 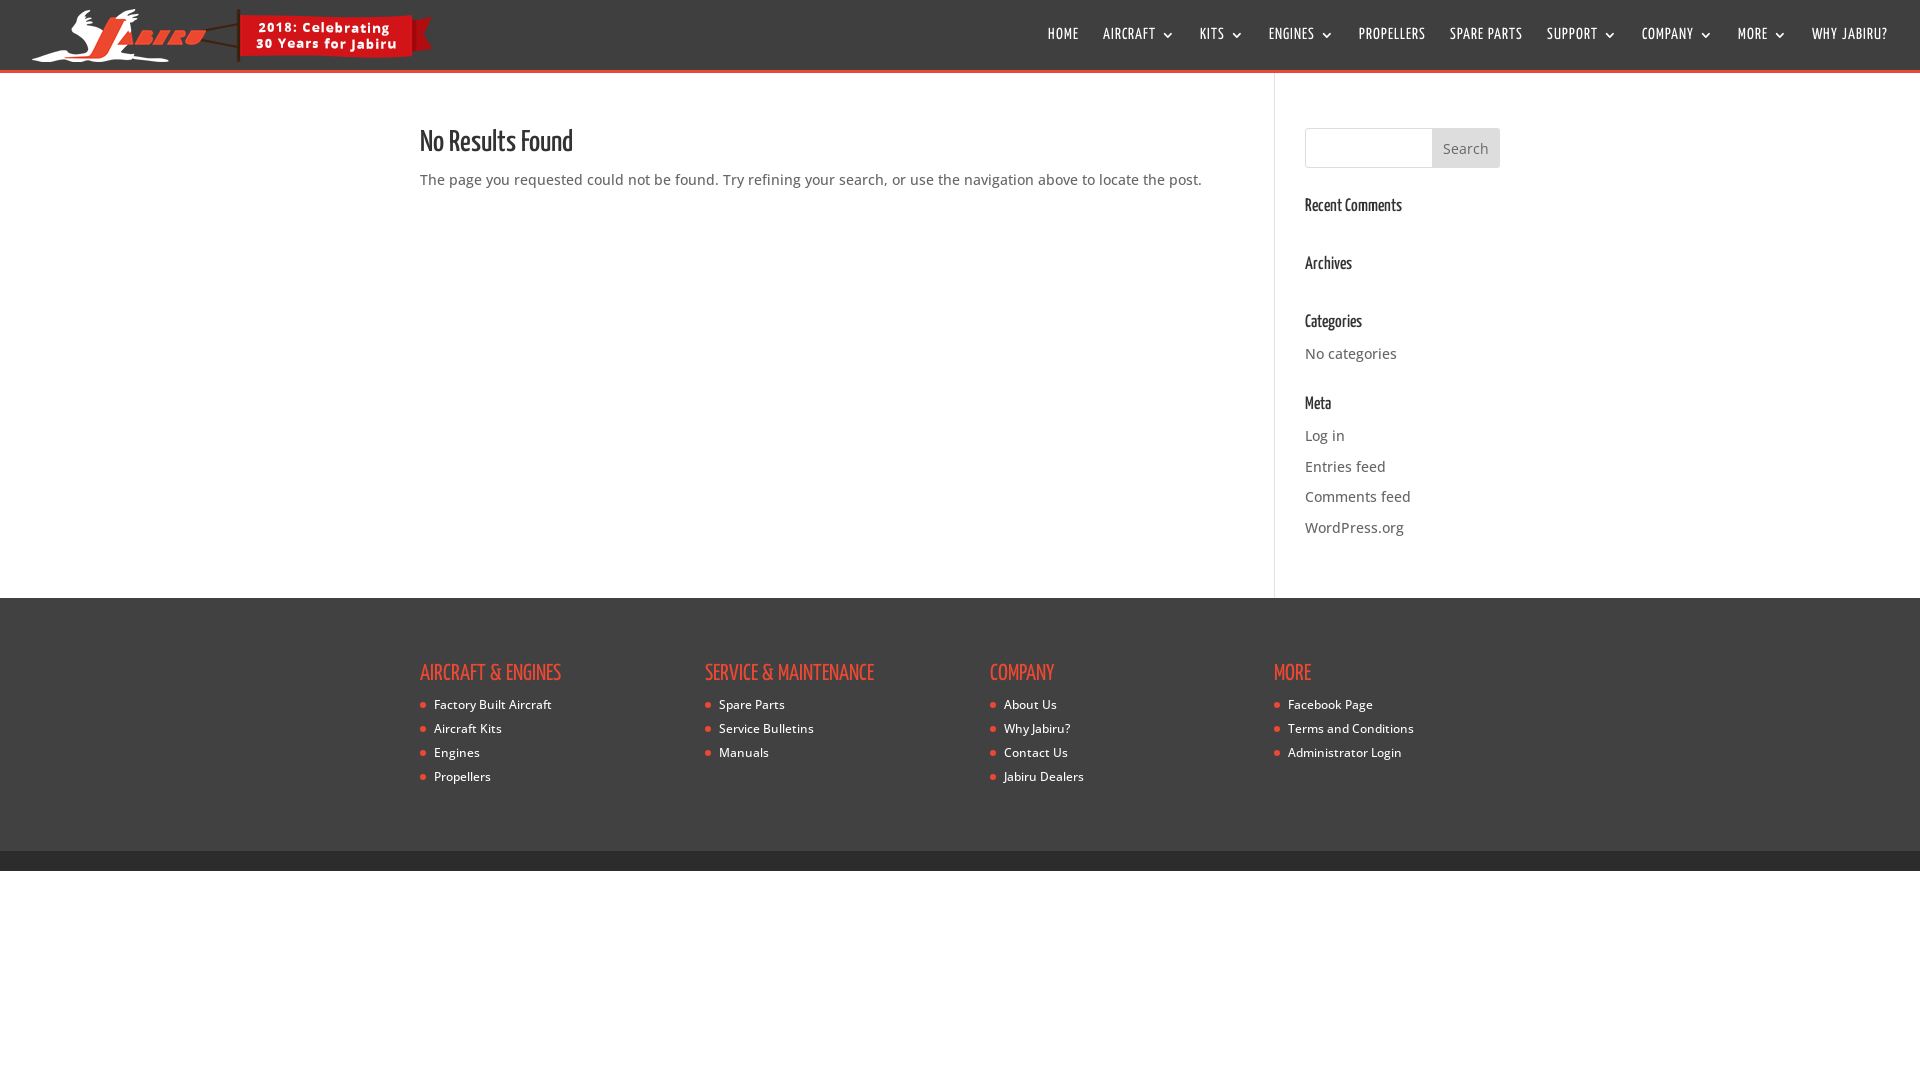 What do you see at coordinates (1391, 48) in the screenshot?
I see `'PROPELLERS'` at bounding box center [1391, 48].